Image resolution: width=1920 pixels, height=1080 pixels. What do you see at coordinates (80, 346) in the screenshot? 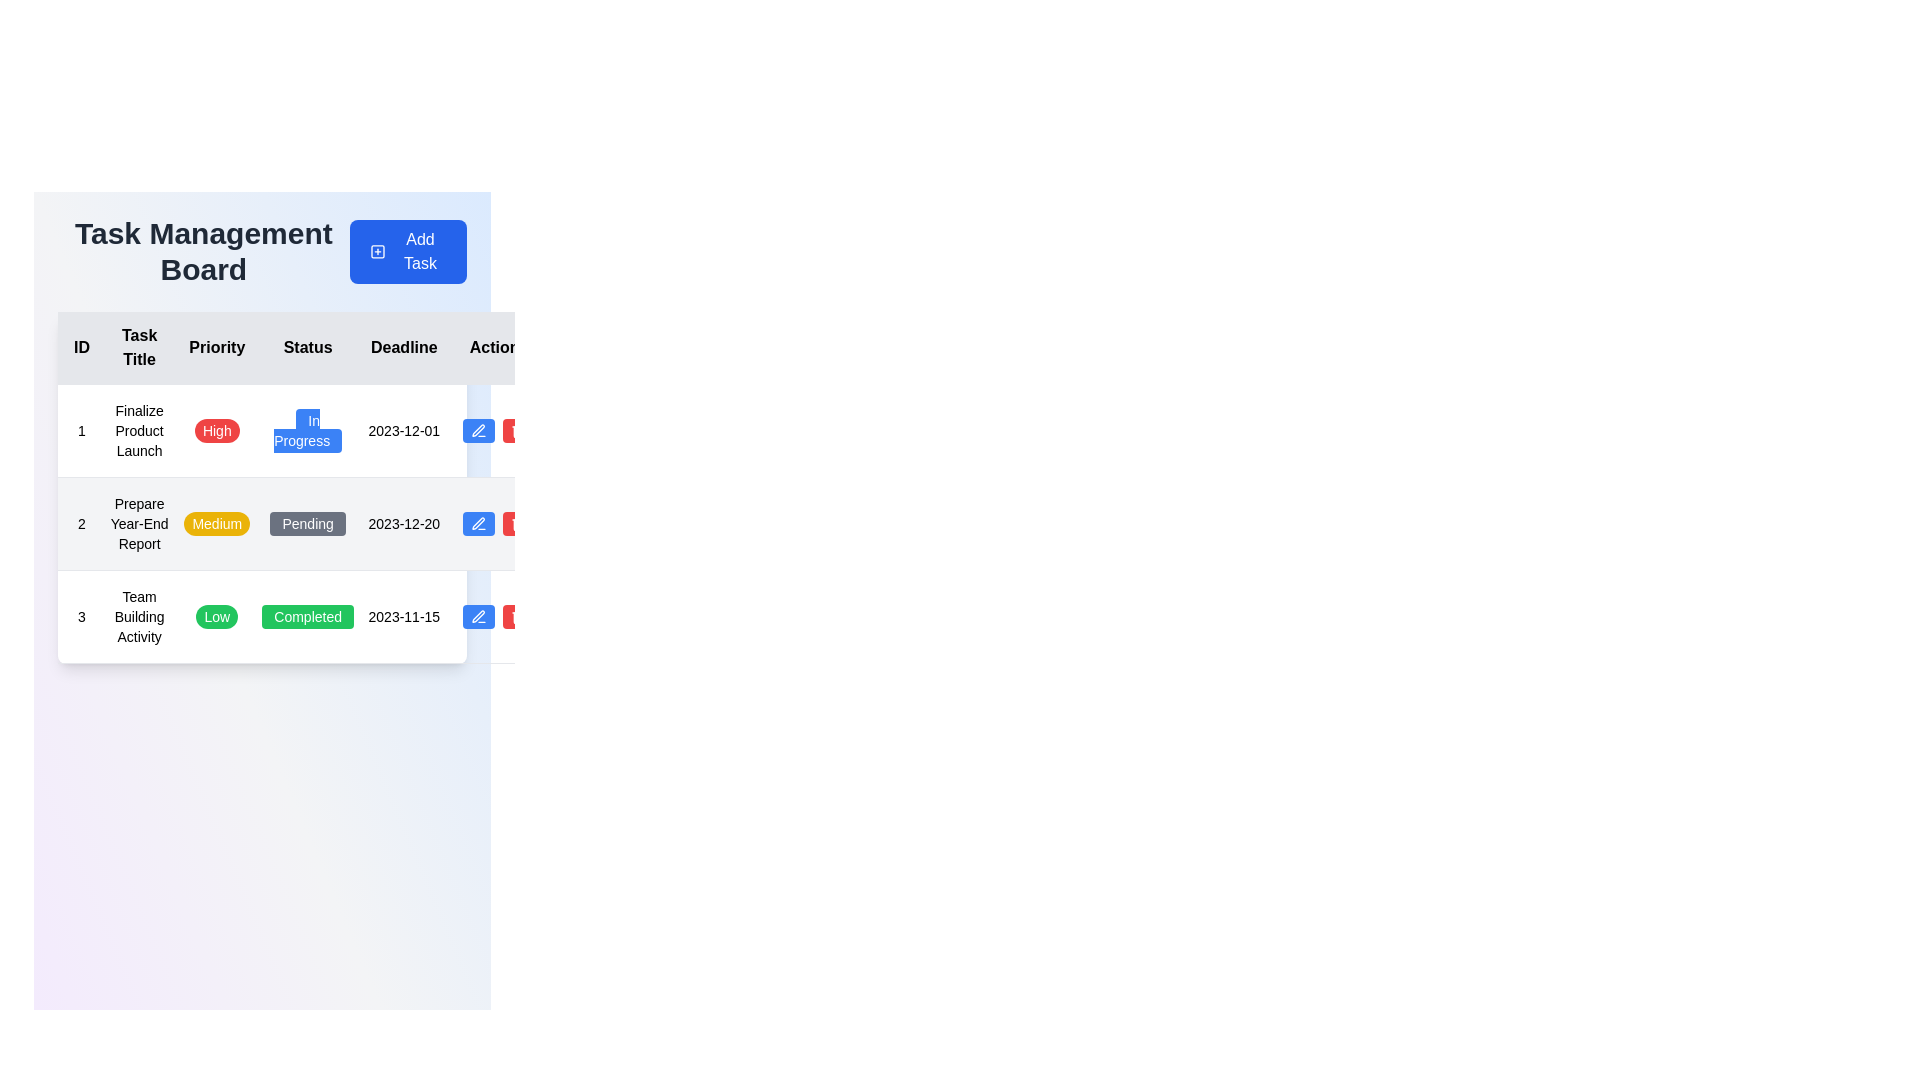
I see `the Table Header Cell that serves as the header for the unique identifiers column, located at the far-left of the table header row` at bounding box center [80, 346].